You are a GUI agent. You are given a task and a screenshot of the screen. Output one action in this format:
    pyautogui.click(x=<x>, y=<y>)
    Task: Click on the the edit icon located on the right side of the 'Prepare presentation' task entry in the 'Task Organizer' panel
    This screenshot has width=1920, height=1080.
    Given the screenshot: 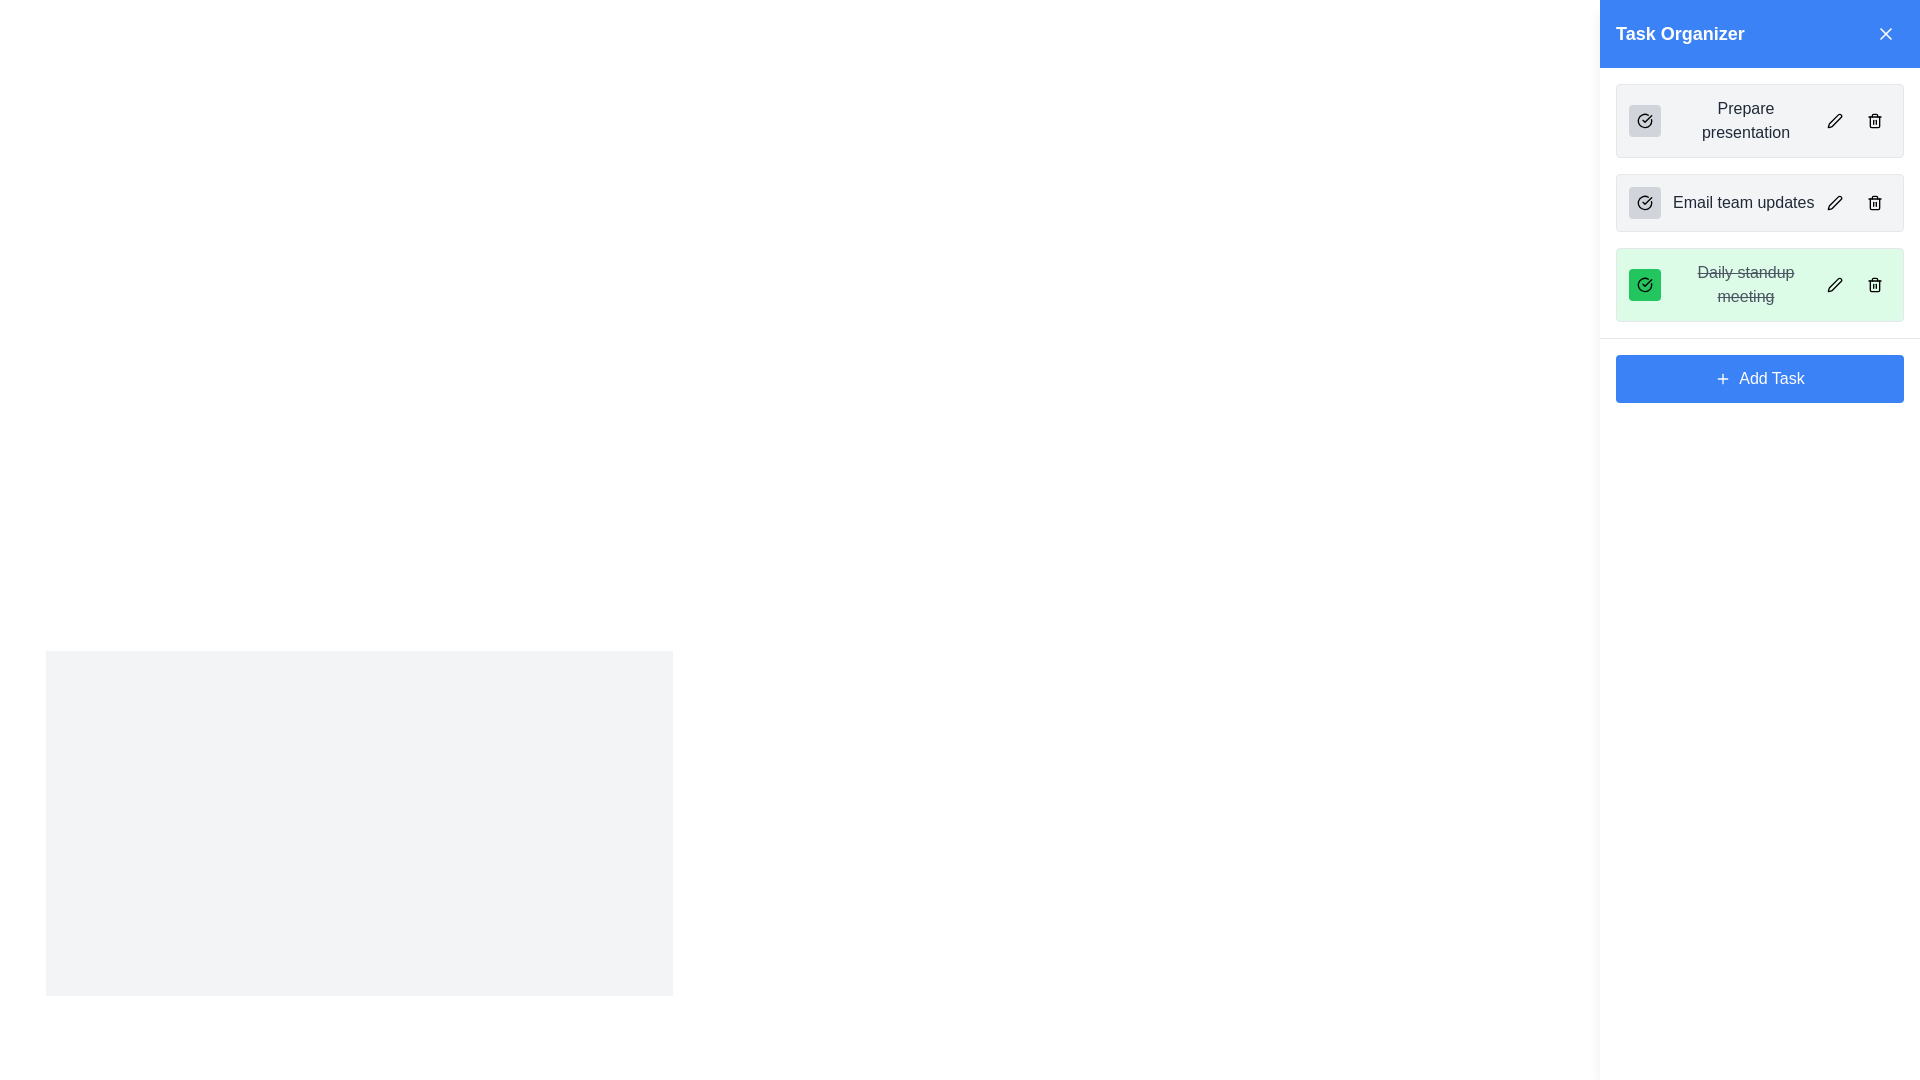 What is the action you would take?
    pyautogui.click(x=1834, y=119)
    